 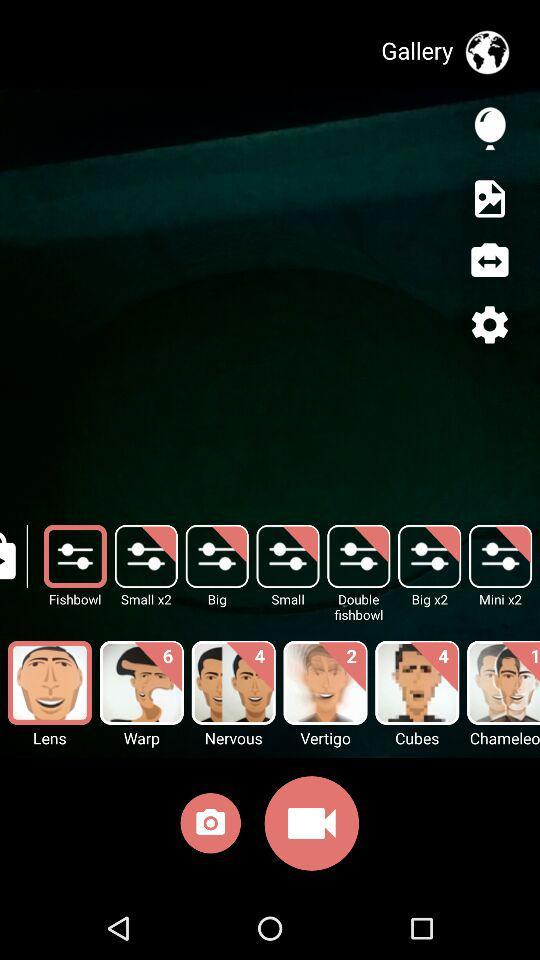 What do you see at coordinates (325, 683) in the screenshot?
I see `option above video icon` at bounding box center [325, 683].